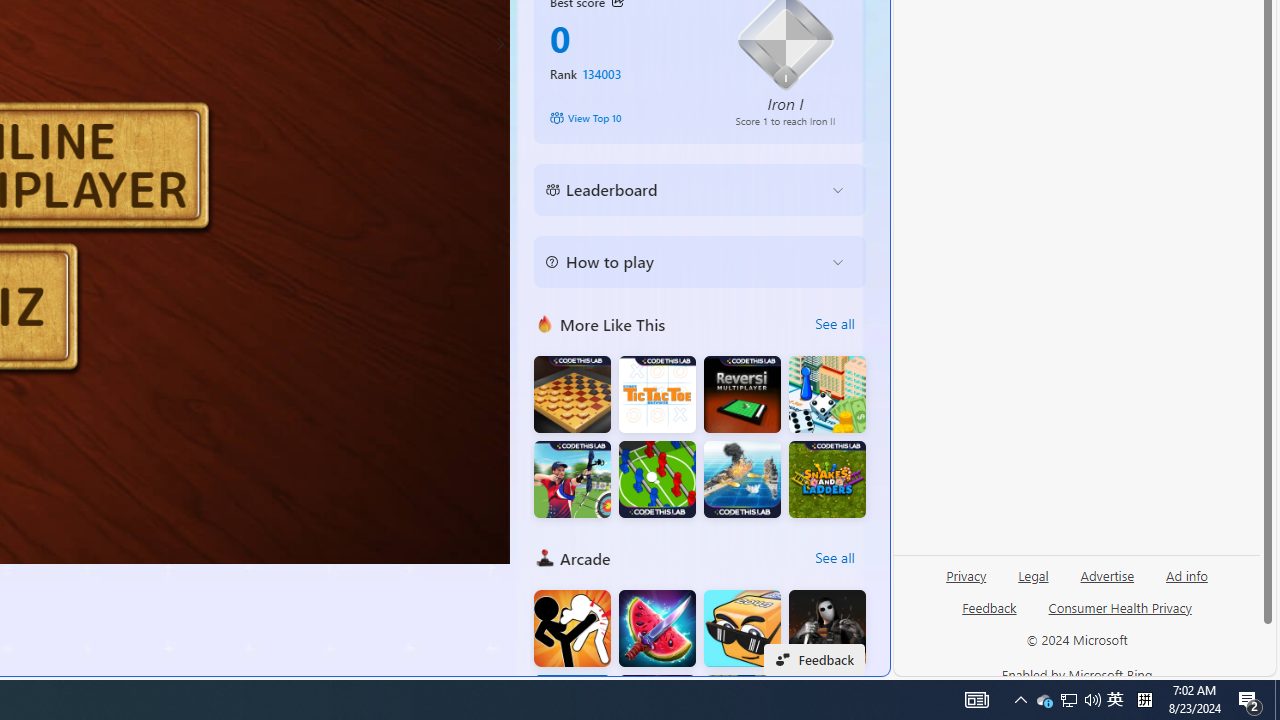  What do you see at coordinates (741, 627) in the screenshot?
I see `'Cubes2048'` at bounding box center [741, 627].